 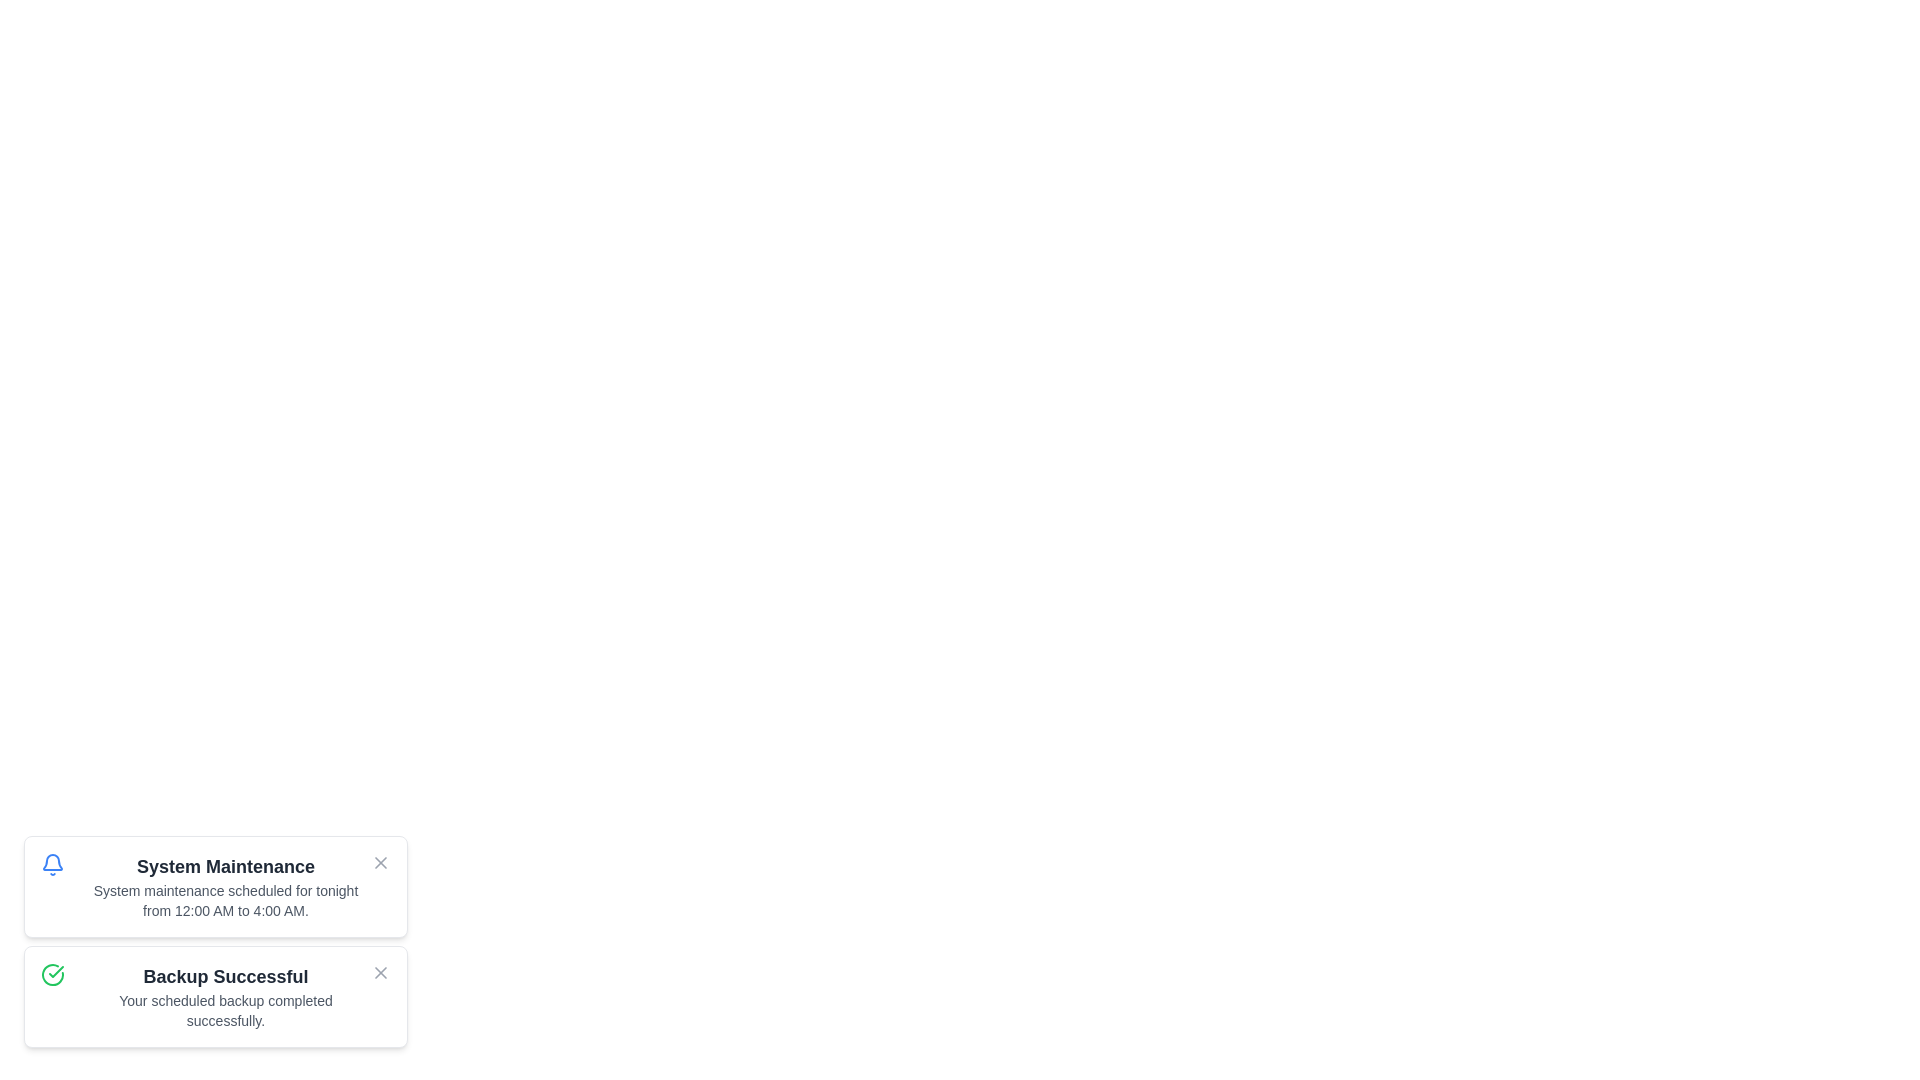 What do you see at coordinates (225, 901) in the screenshot?
I see `the text block displaying 'System maintenance scheduled for tonight from 12:00 AM to 4:00 AM.' which is located inside a notification card in the lower-left region of the interface` at bounding box center [225, 901].